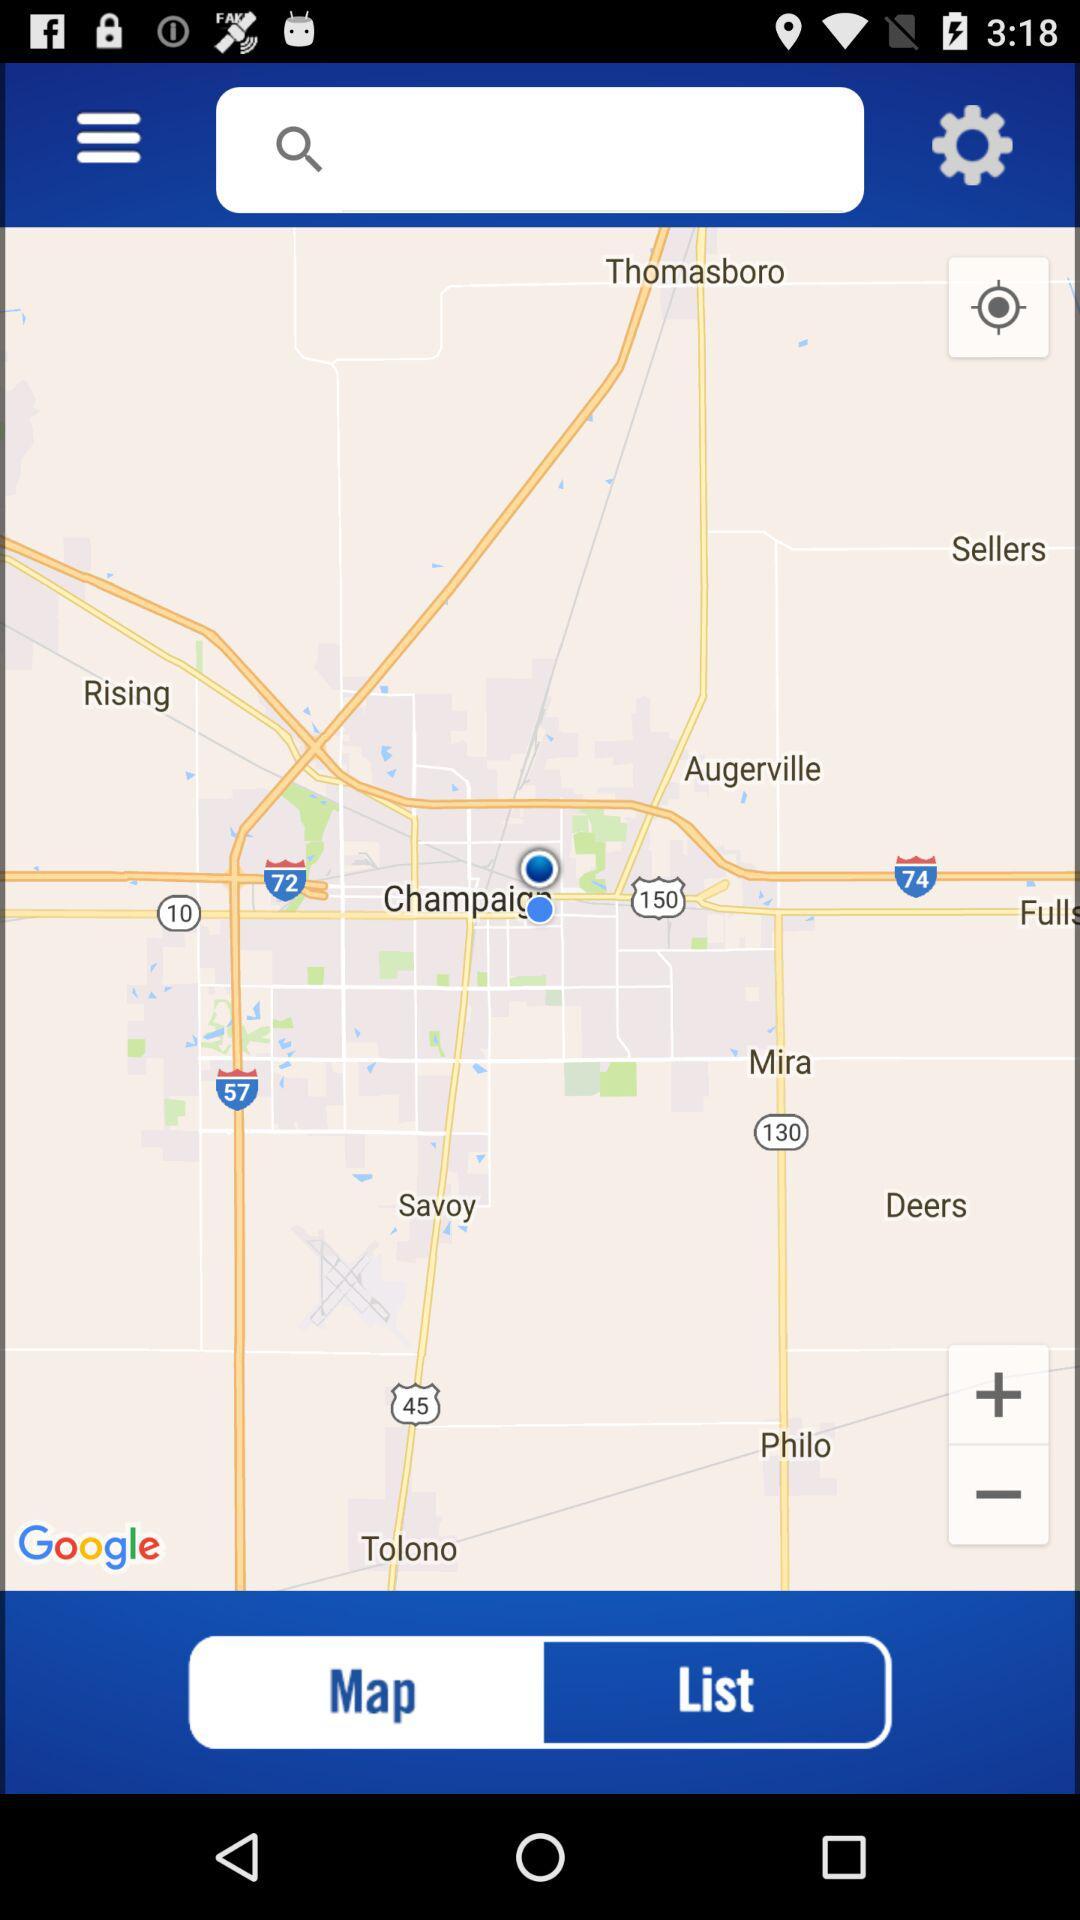 Image resolution: width=1080 pixels, height=1920 pixels. I want to click on the menu icon, so click(108, 148).